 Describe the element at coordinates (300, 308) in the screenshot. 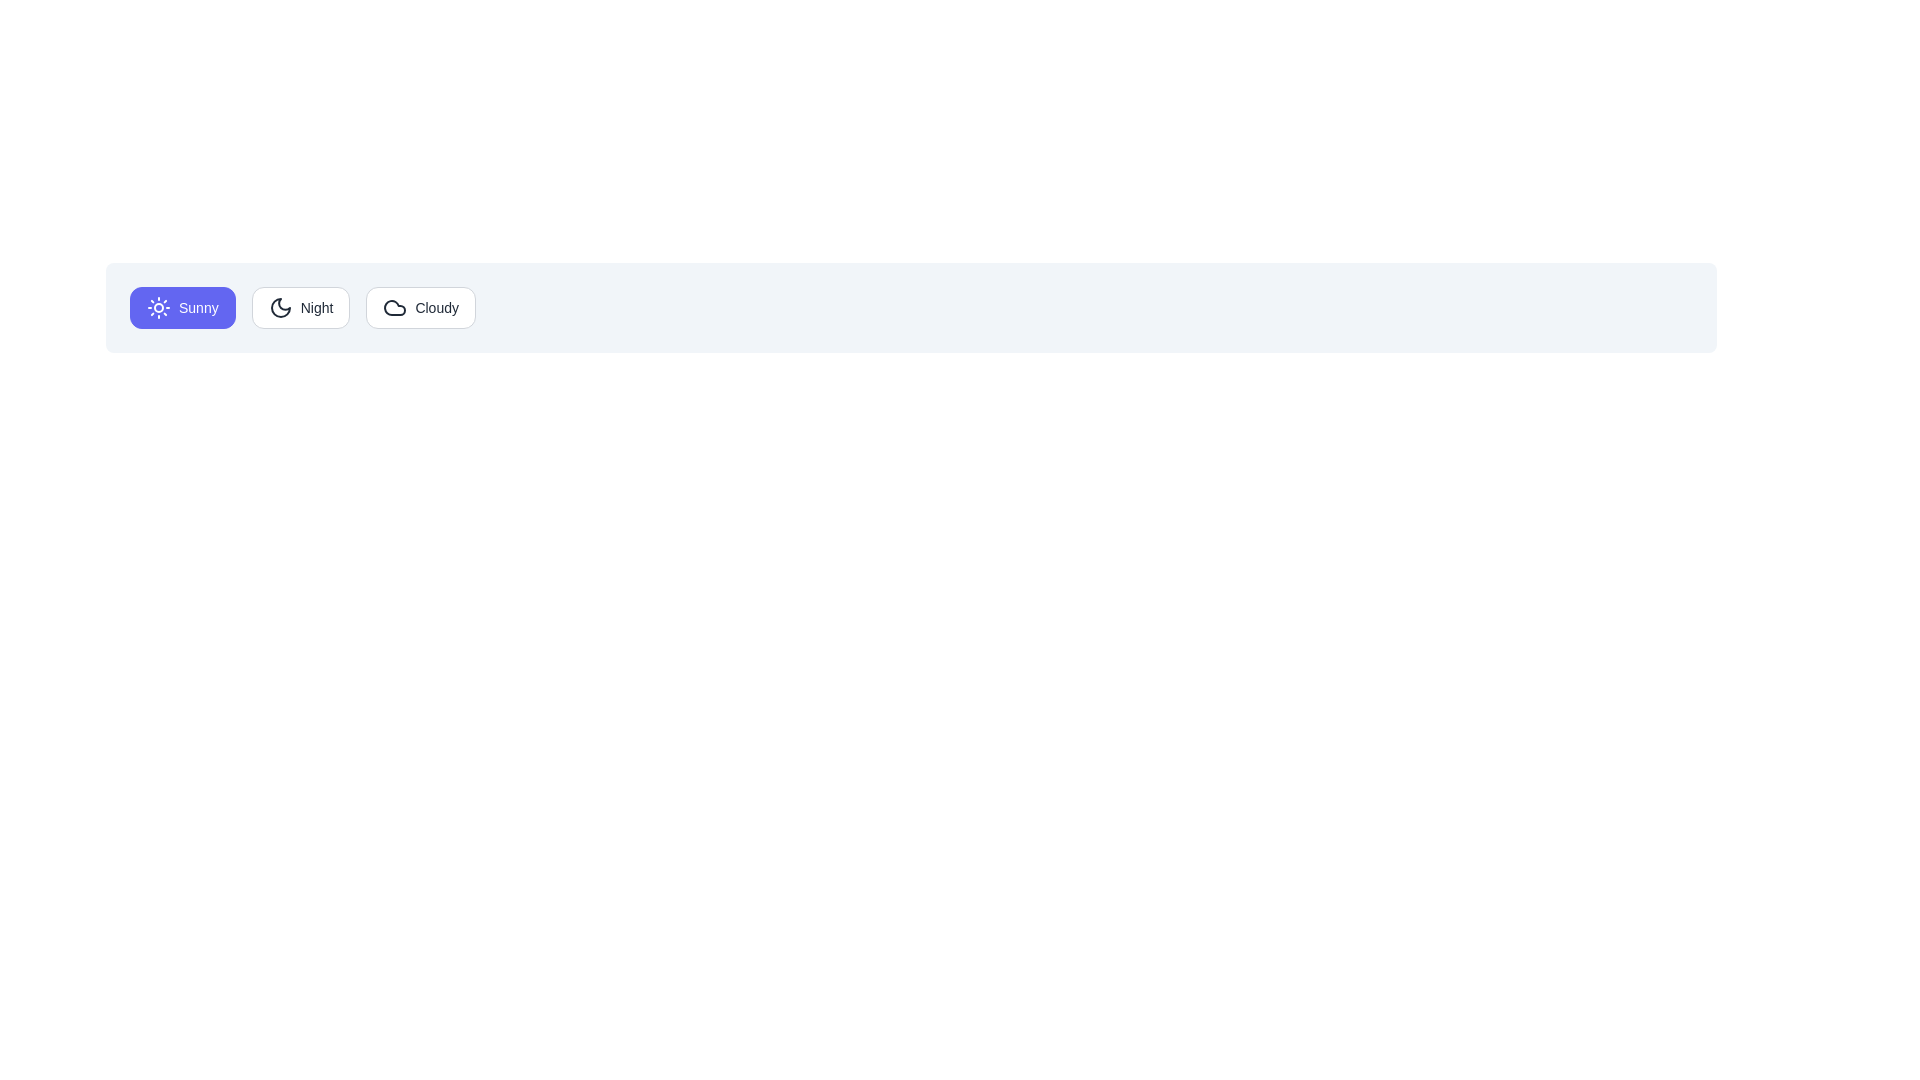

I see `the Night button to observe its hover state` at that location.